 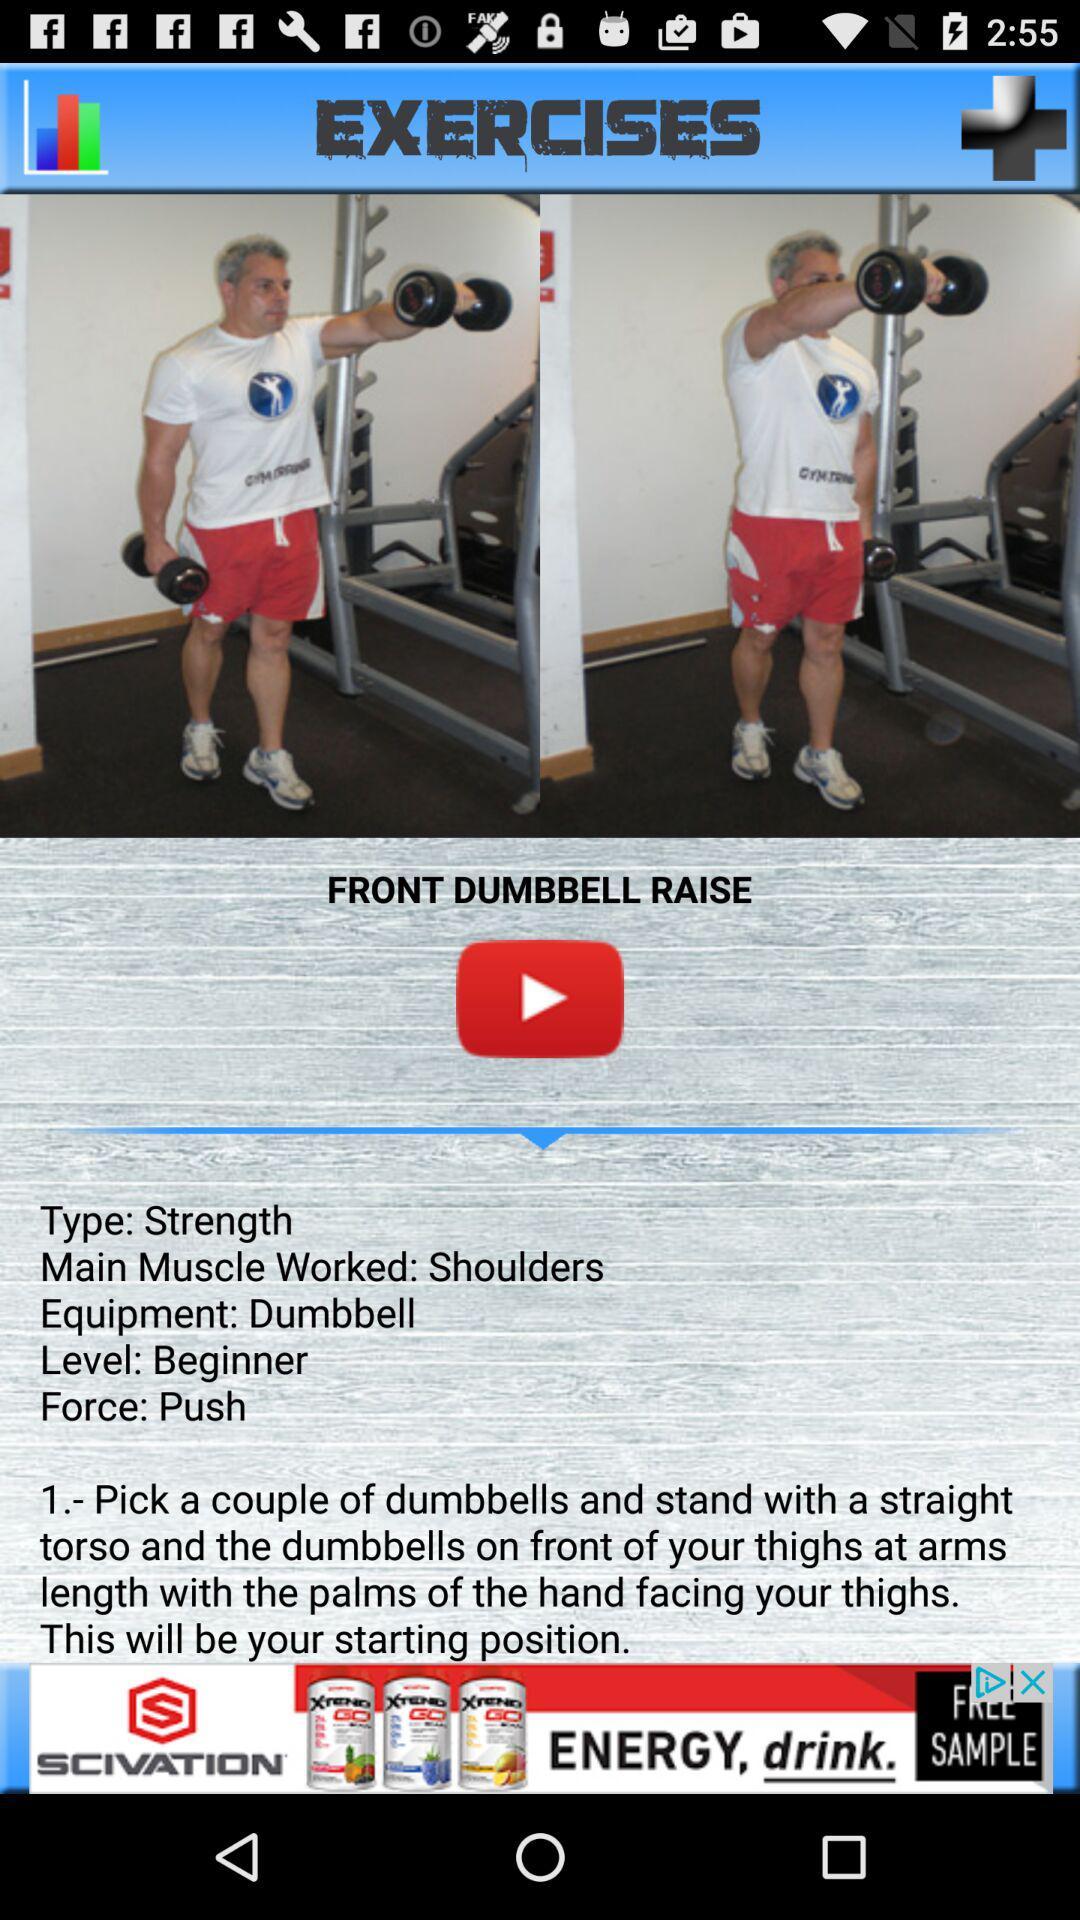 What do you see at coordinates (1014, 127) in the screenshot?
I see `page` at bounding box center [1014, 127].